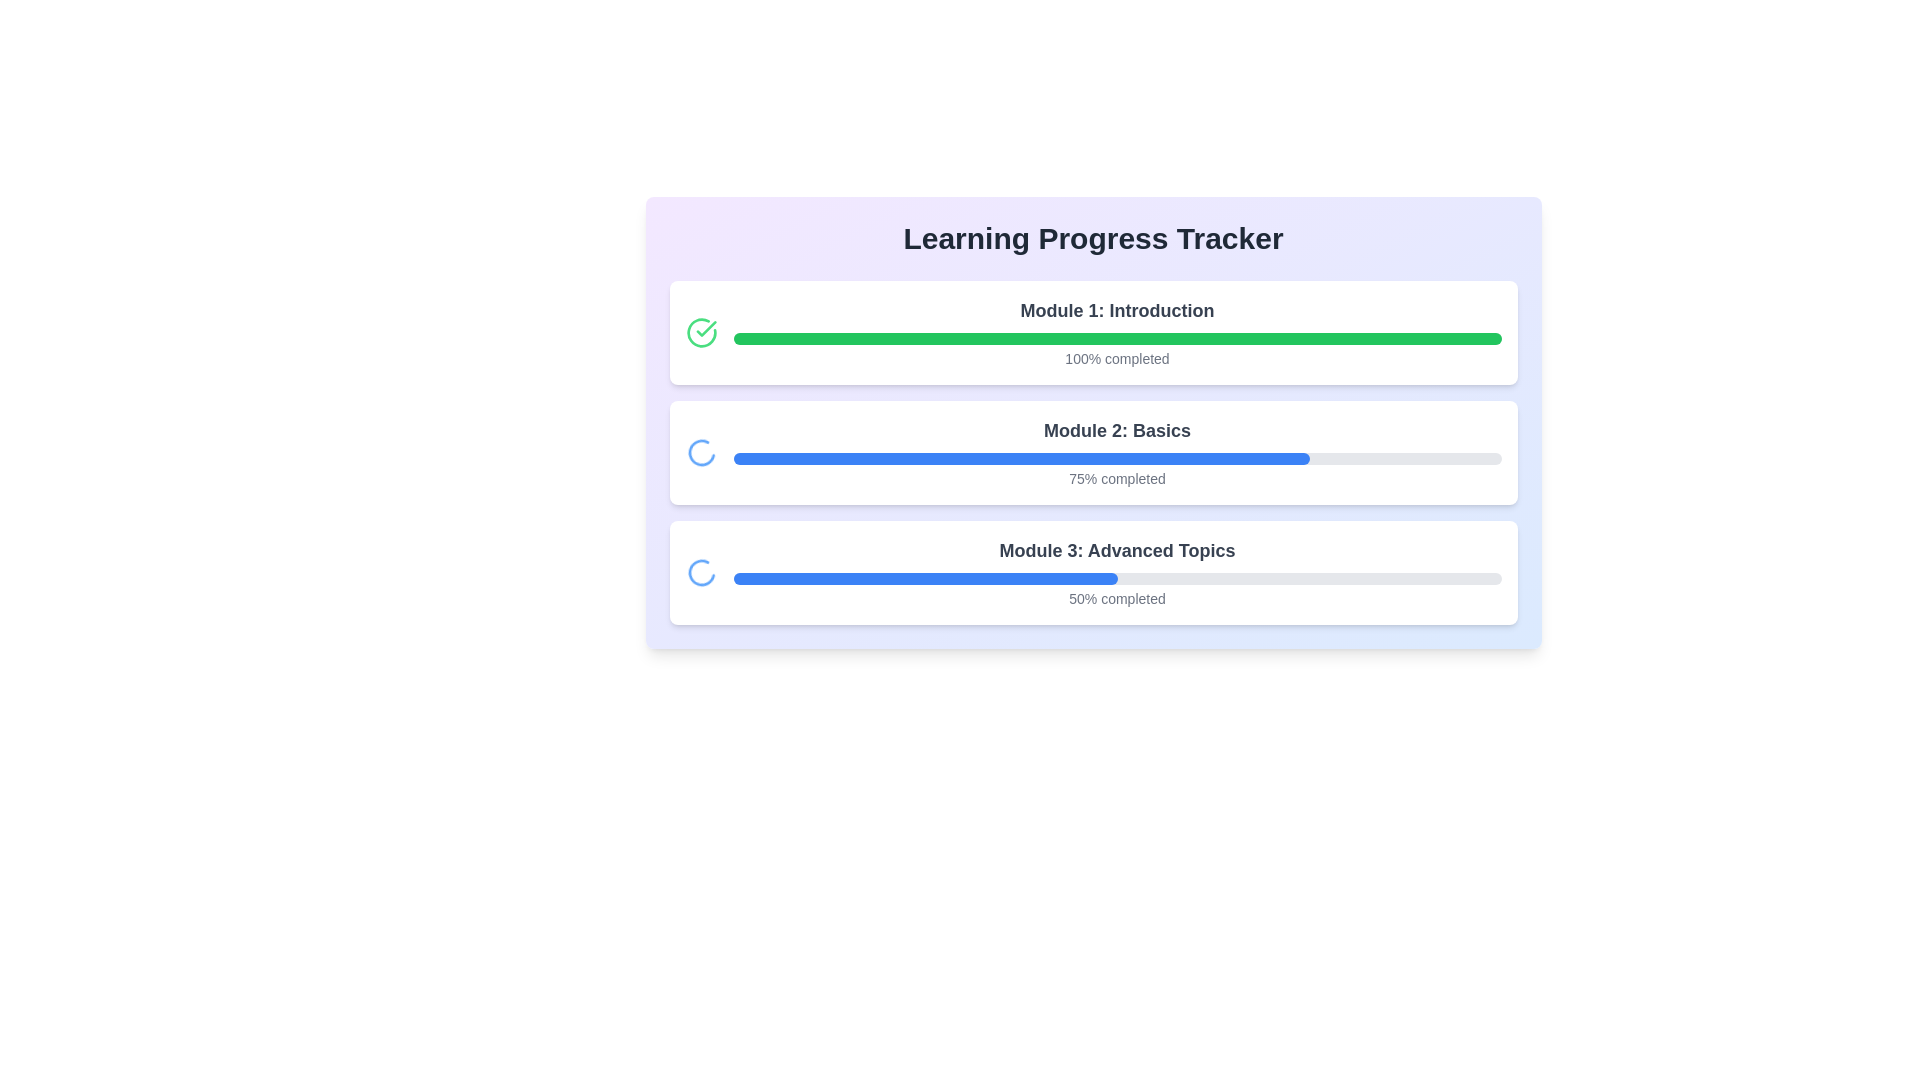  What do you see at coordinates (1116, 452) in the screenshot?
I see `the progress indicator for 'Module 2: Basics' to receive additional information about the module's progress` at bounding box center [1116, 452].